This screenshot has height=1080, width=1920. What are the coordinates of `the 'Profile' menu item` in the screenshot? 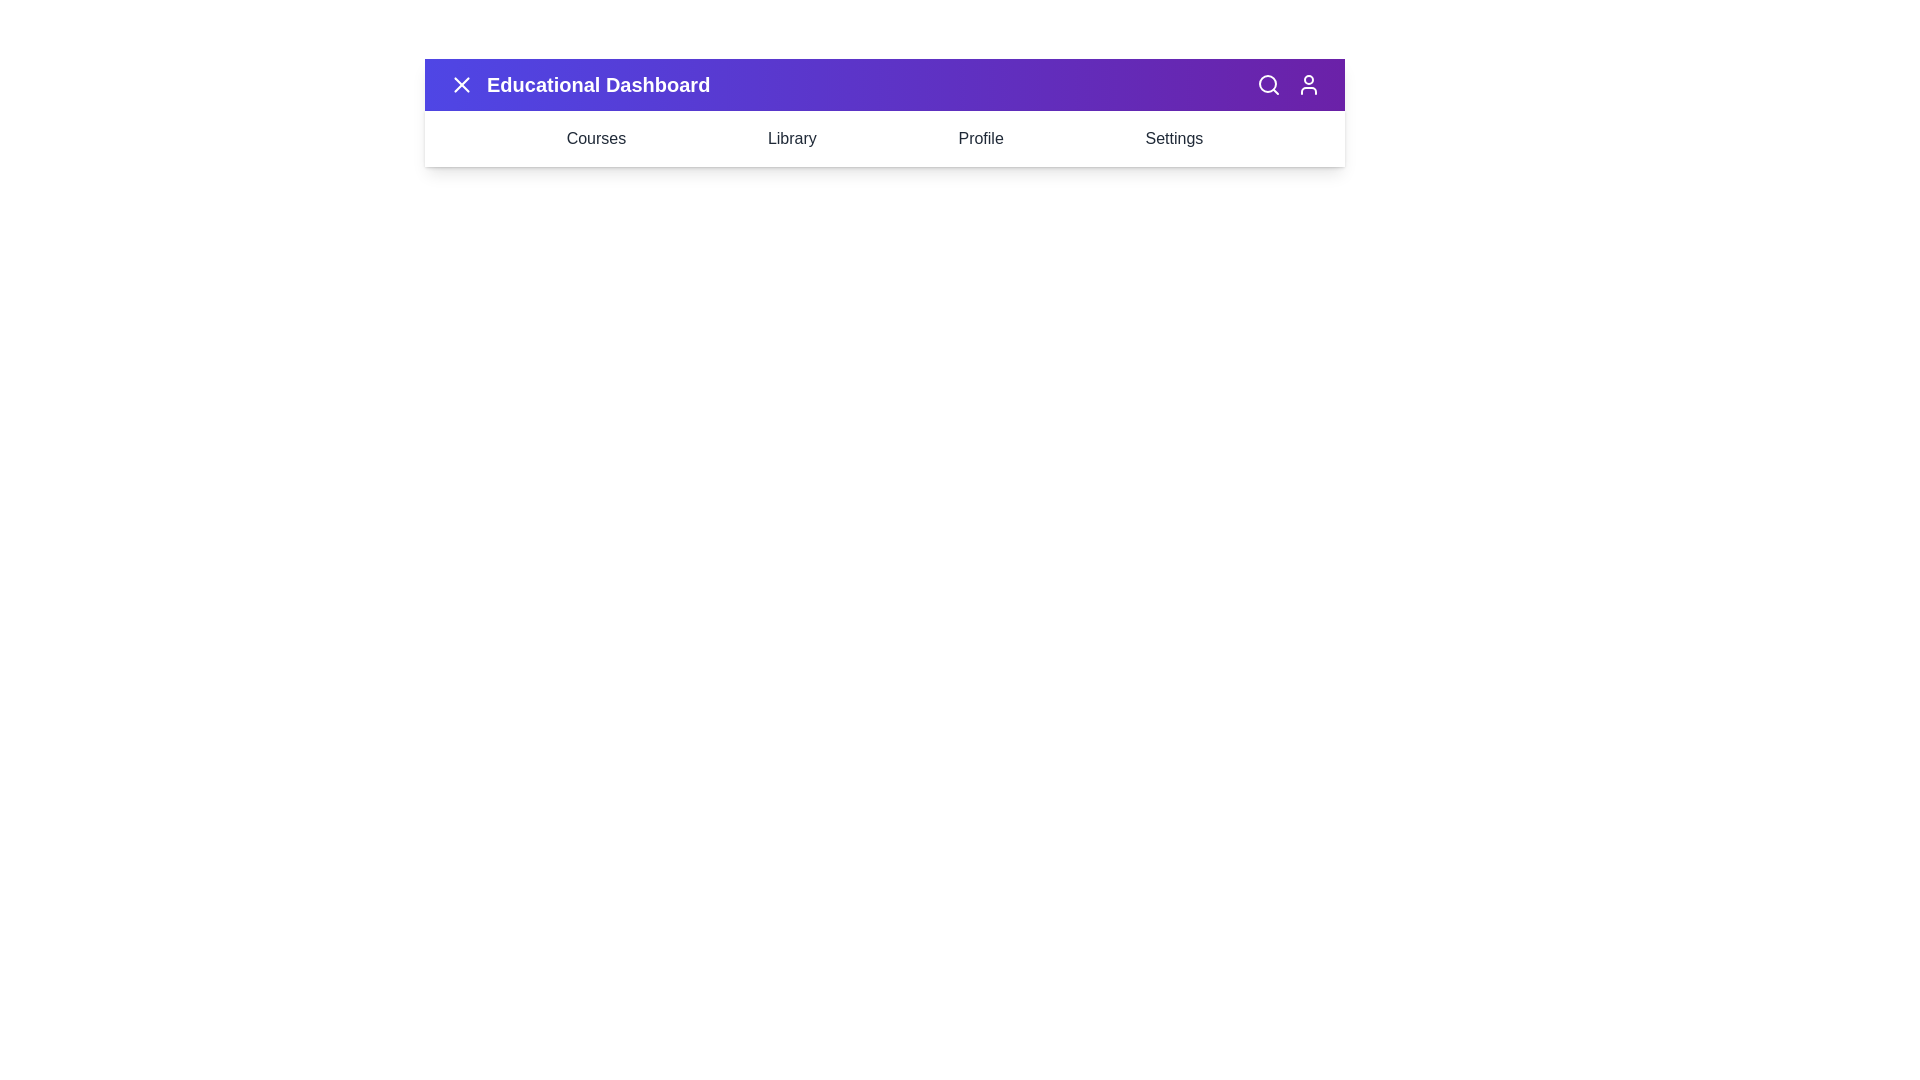 It's located at (980, 137).